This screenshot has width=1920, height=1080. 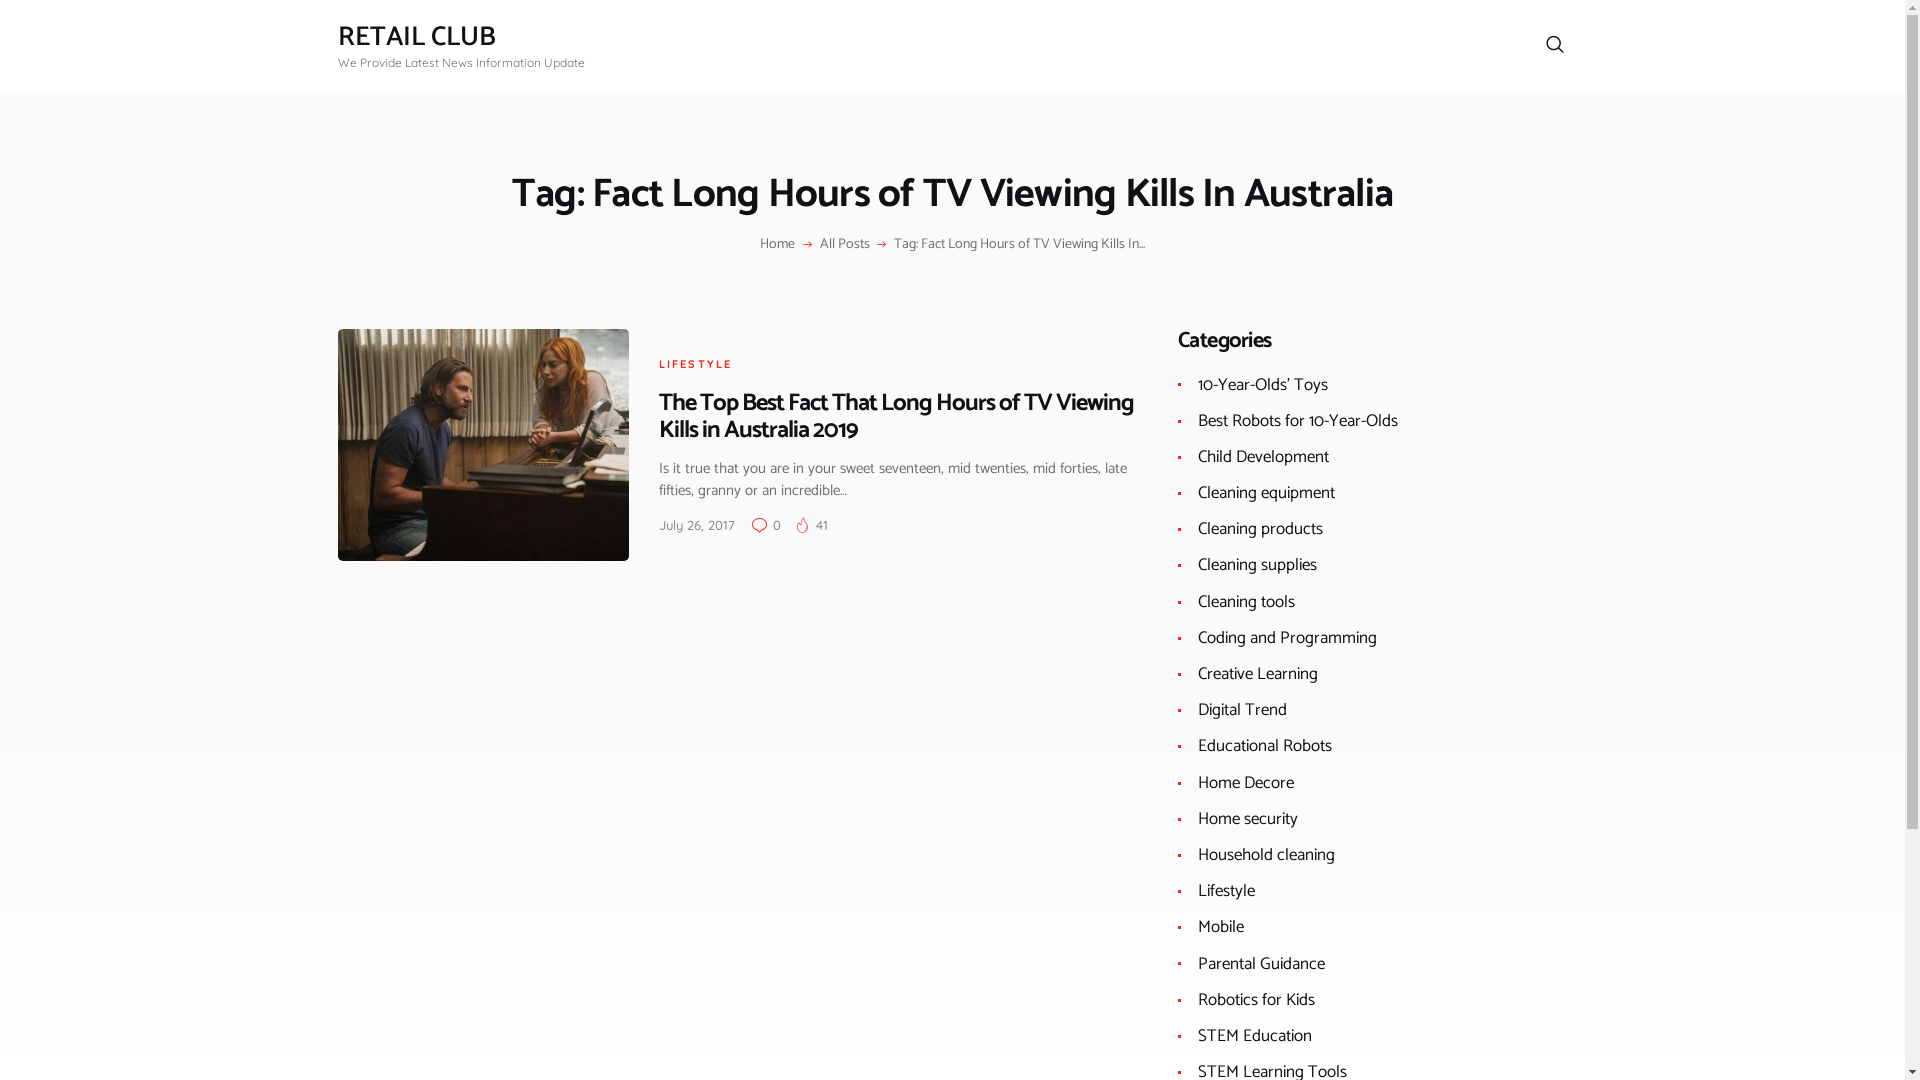 I want to click on 'Home Decore', so click(x=1245, y=782).